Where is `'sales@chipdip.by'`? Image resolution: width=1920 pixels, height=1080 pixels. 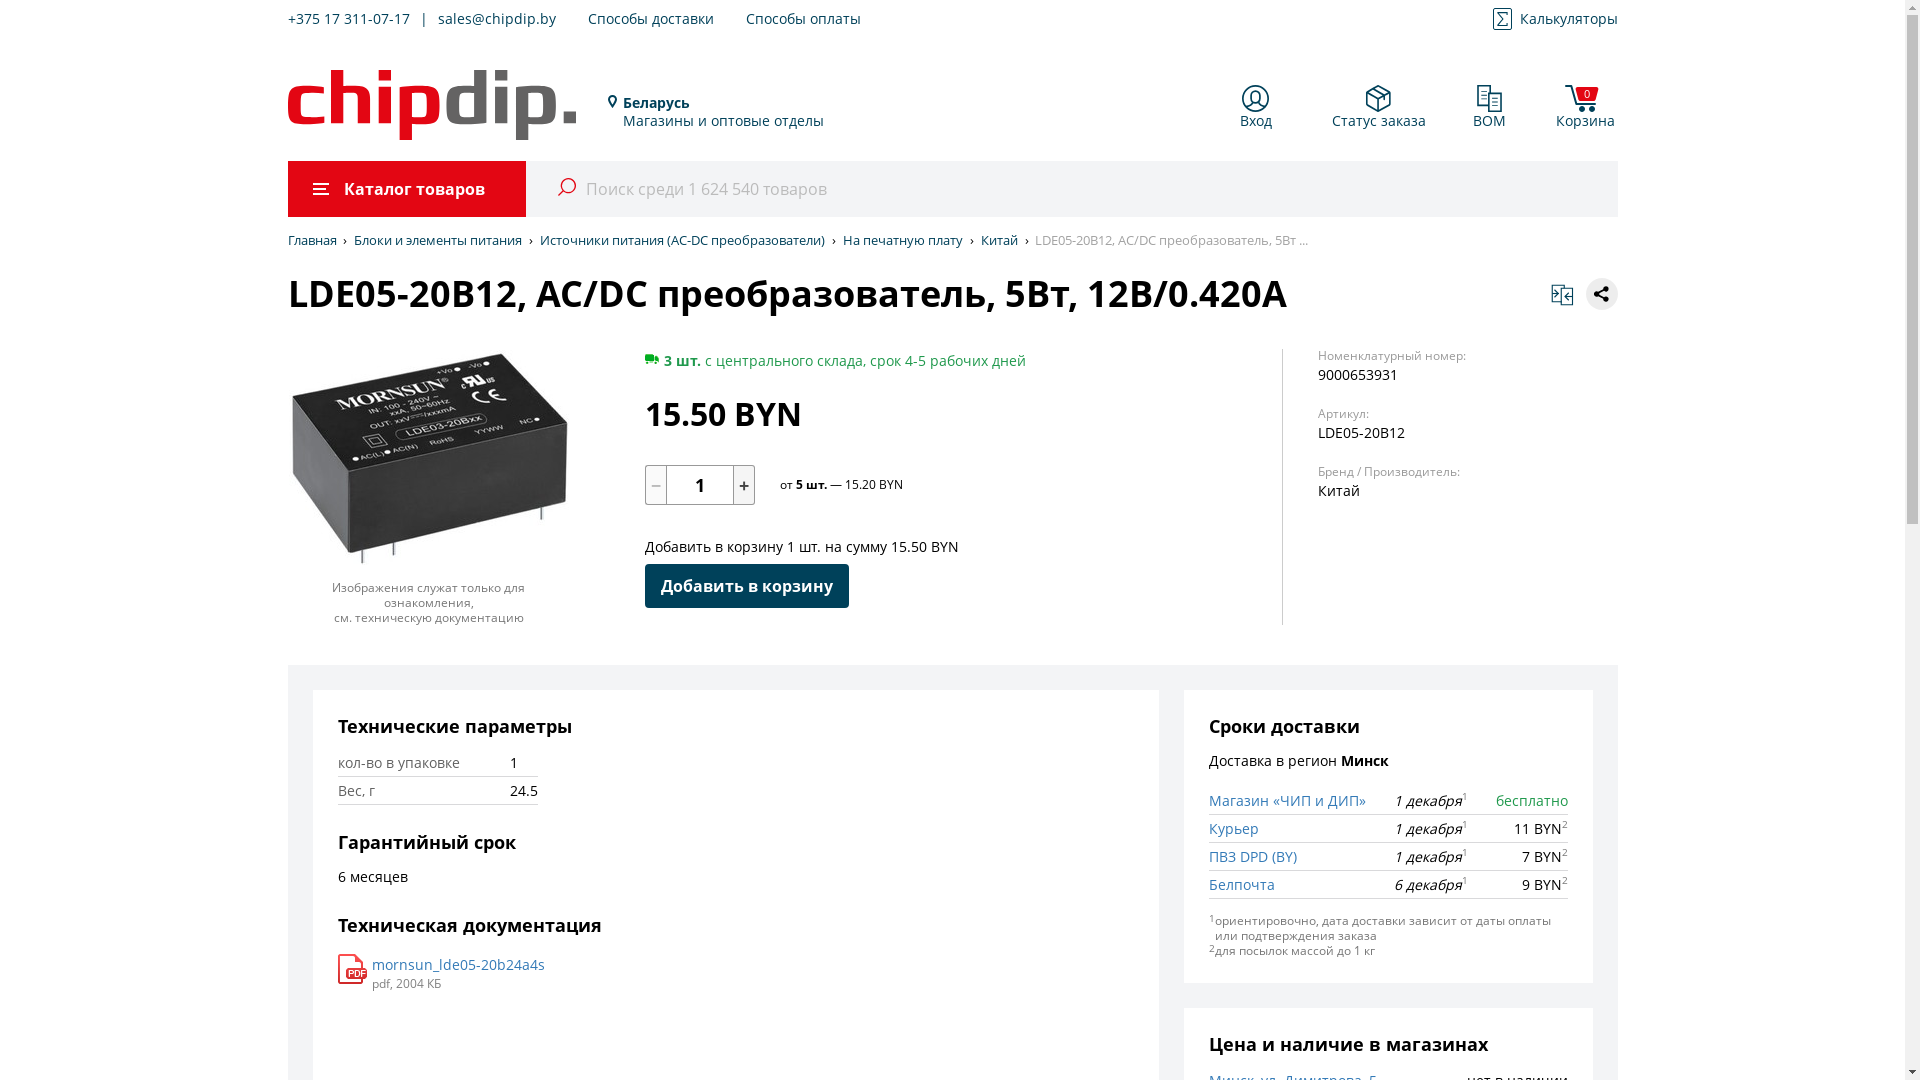
'sales@chipdip.by' is located at coordinates (497, 19).